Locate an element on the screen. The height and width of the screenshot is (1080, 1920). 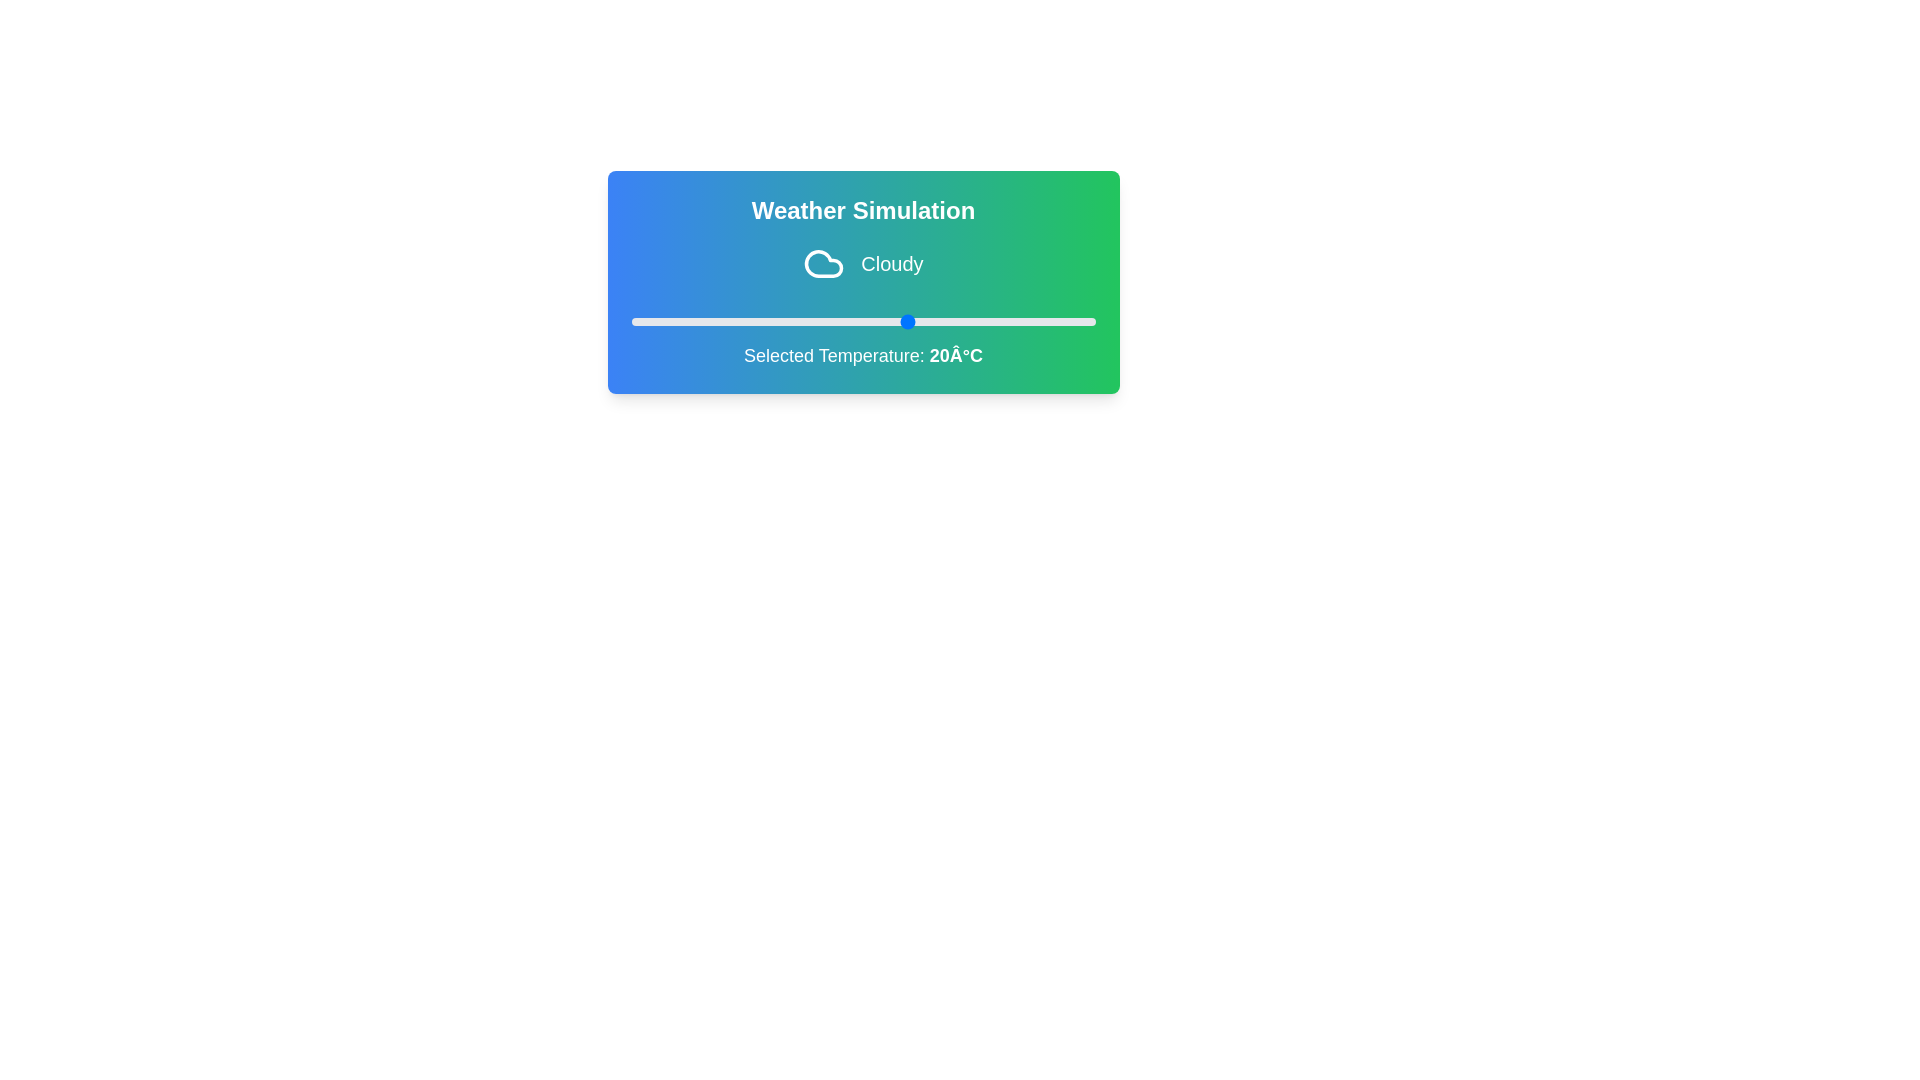
the temperature is located at coordinates (1021, 320).